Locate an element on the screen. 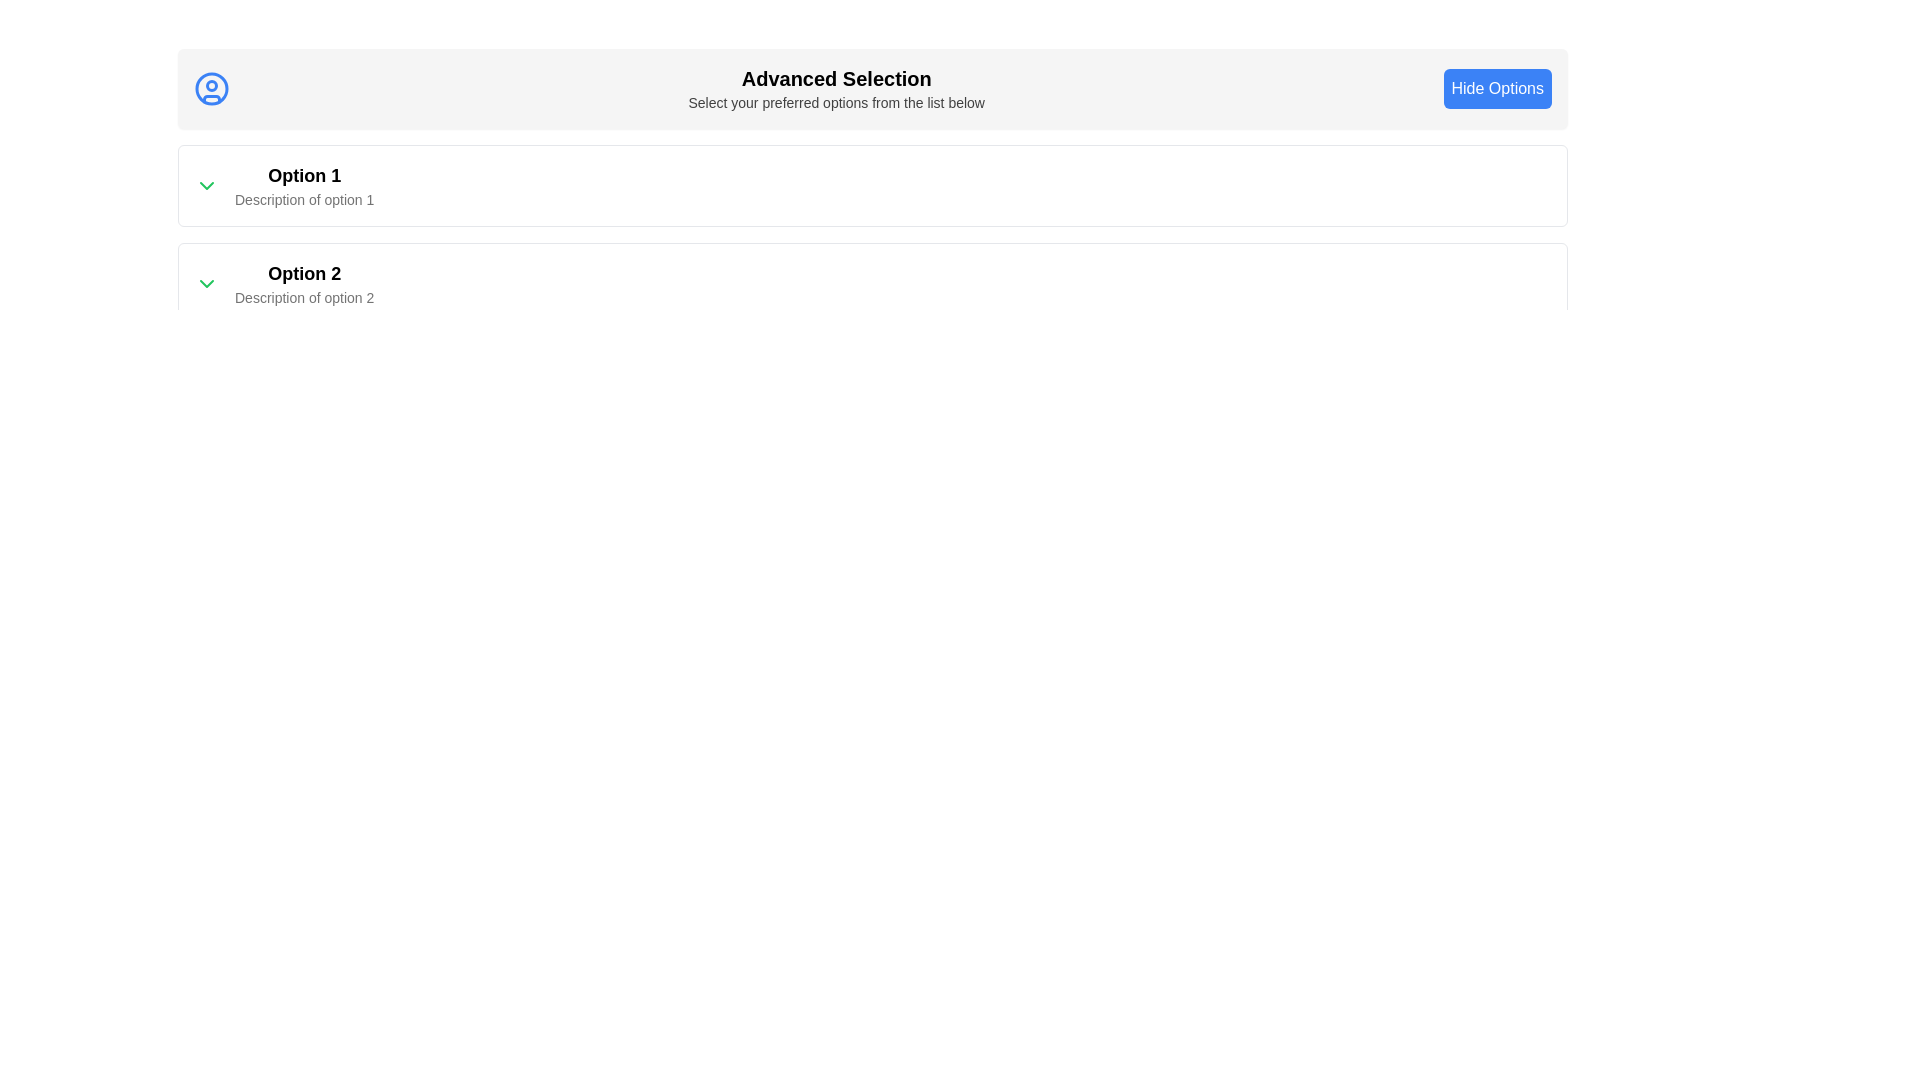  the text label for 'Option 1' is located at coordinates (303, 175).